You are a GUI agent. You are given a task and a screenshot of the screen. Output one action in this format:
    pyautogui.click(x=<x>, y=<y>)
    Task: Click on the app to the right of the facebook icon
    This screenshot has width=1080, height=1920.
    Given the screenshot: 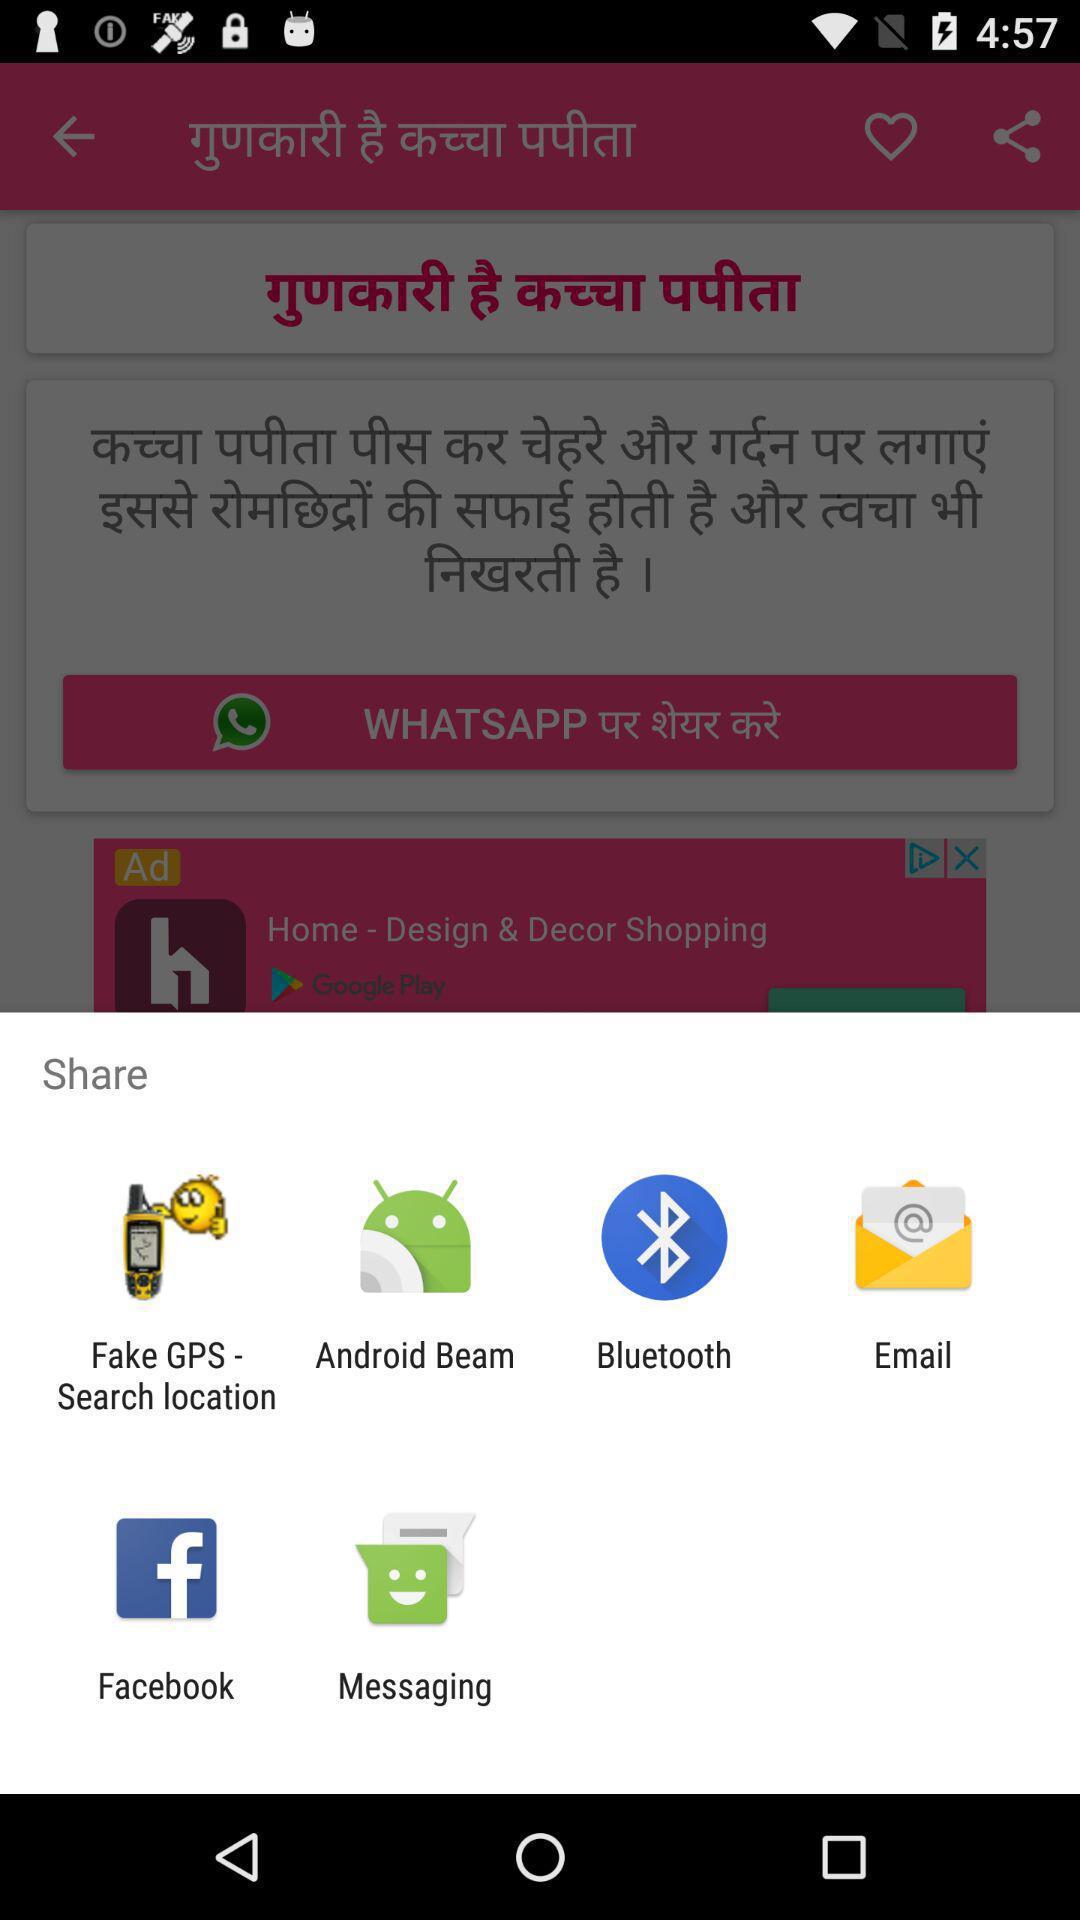 What is the action you would take?
    pyautogui.click(x=414, y=1705)
    